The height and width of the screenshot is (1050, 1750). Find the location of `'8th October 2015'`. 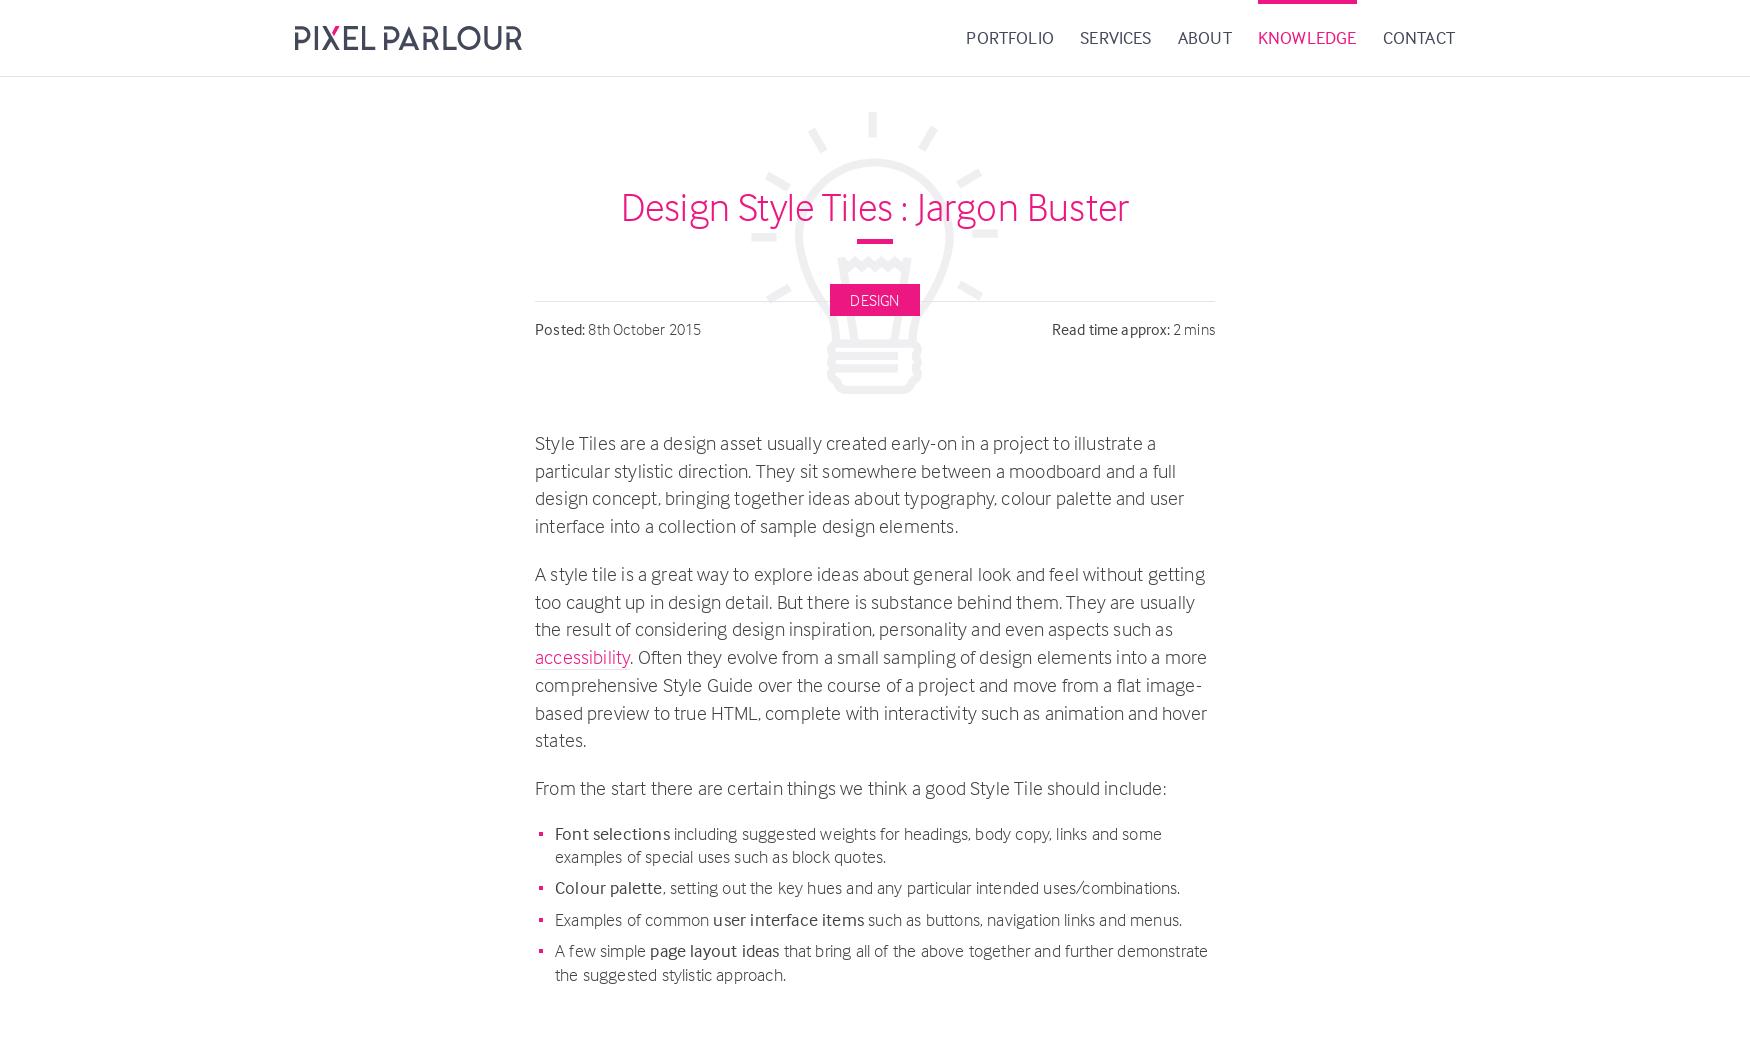

'8th October 2015' is located at coordinates (643, 328).